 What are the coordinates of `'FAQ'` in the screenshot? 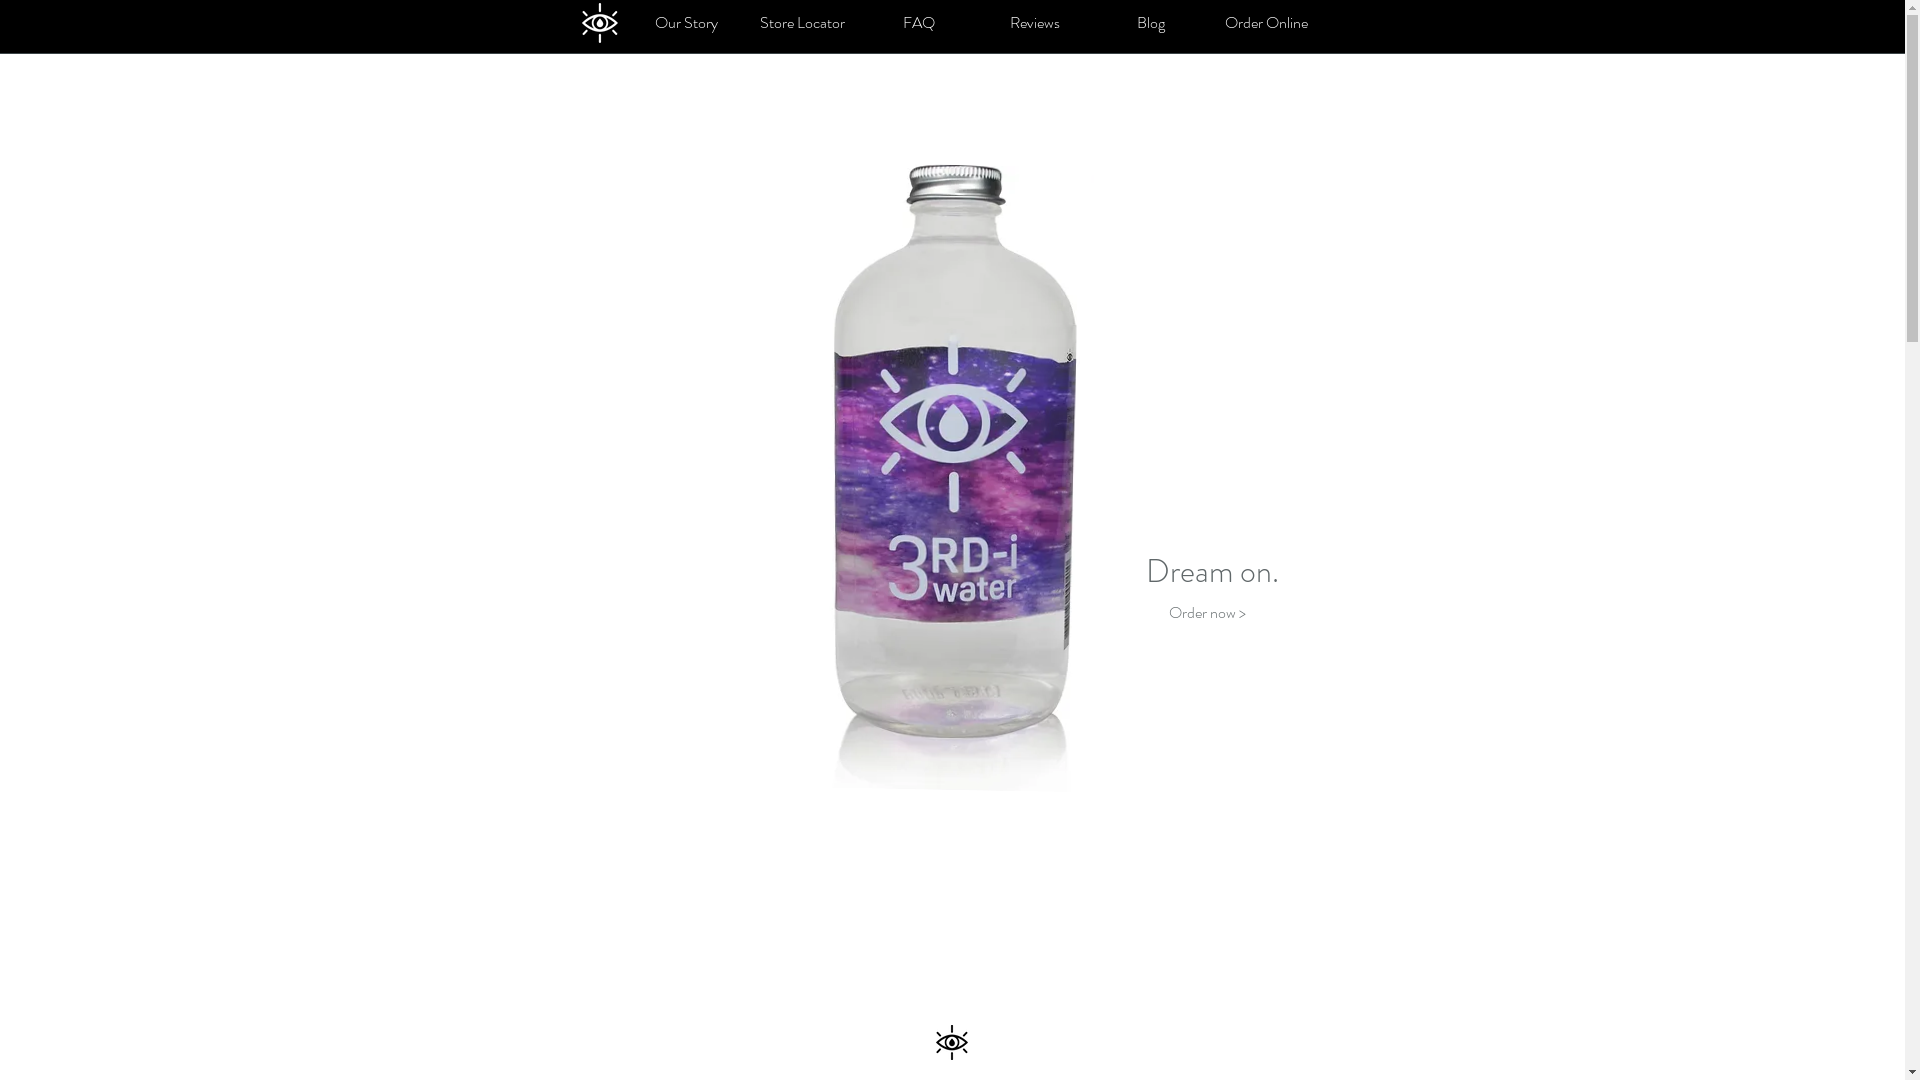 It's located at (916, 23).